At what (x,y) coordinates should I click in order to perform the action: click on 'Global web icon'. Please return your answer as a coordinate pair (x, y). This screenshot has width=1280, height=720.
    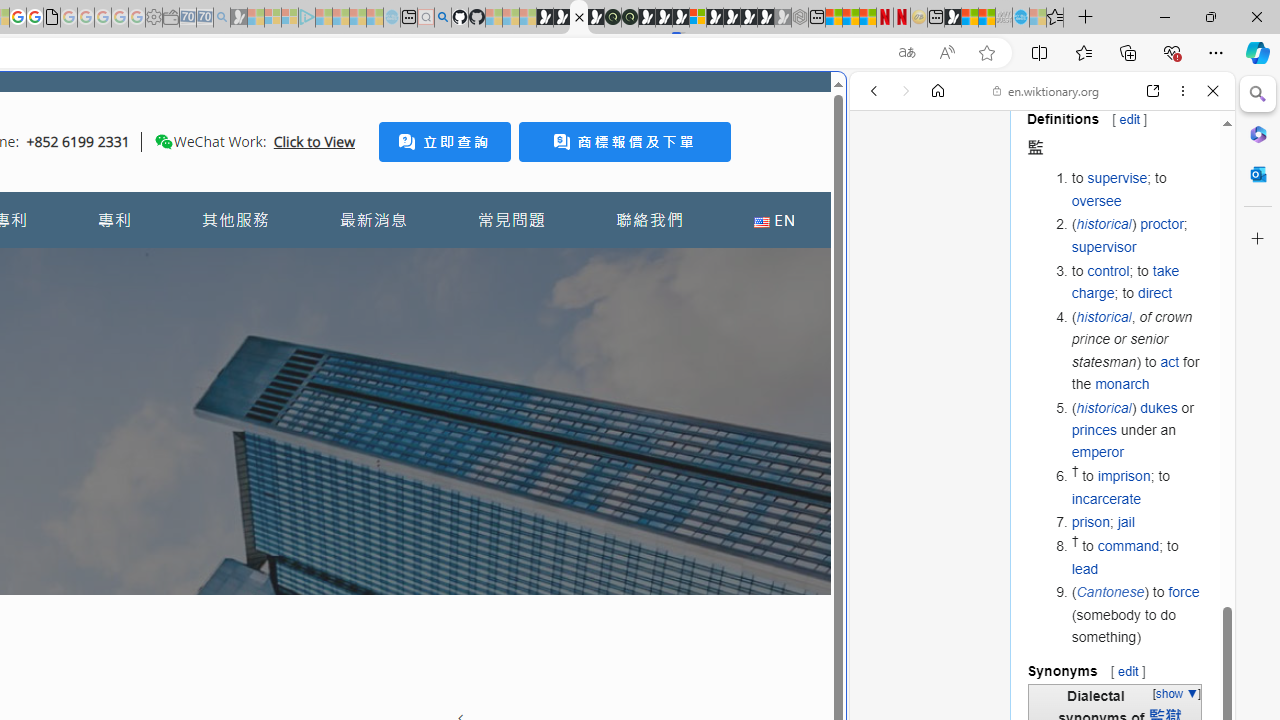
    Looking at the image, I should click on (887, 669).